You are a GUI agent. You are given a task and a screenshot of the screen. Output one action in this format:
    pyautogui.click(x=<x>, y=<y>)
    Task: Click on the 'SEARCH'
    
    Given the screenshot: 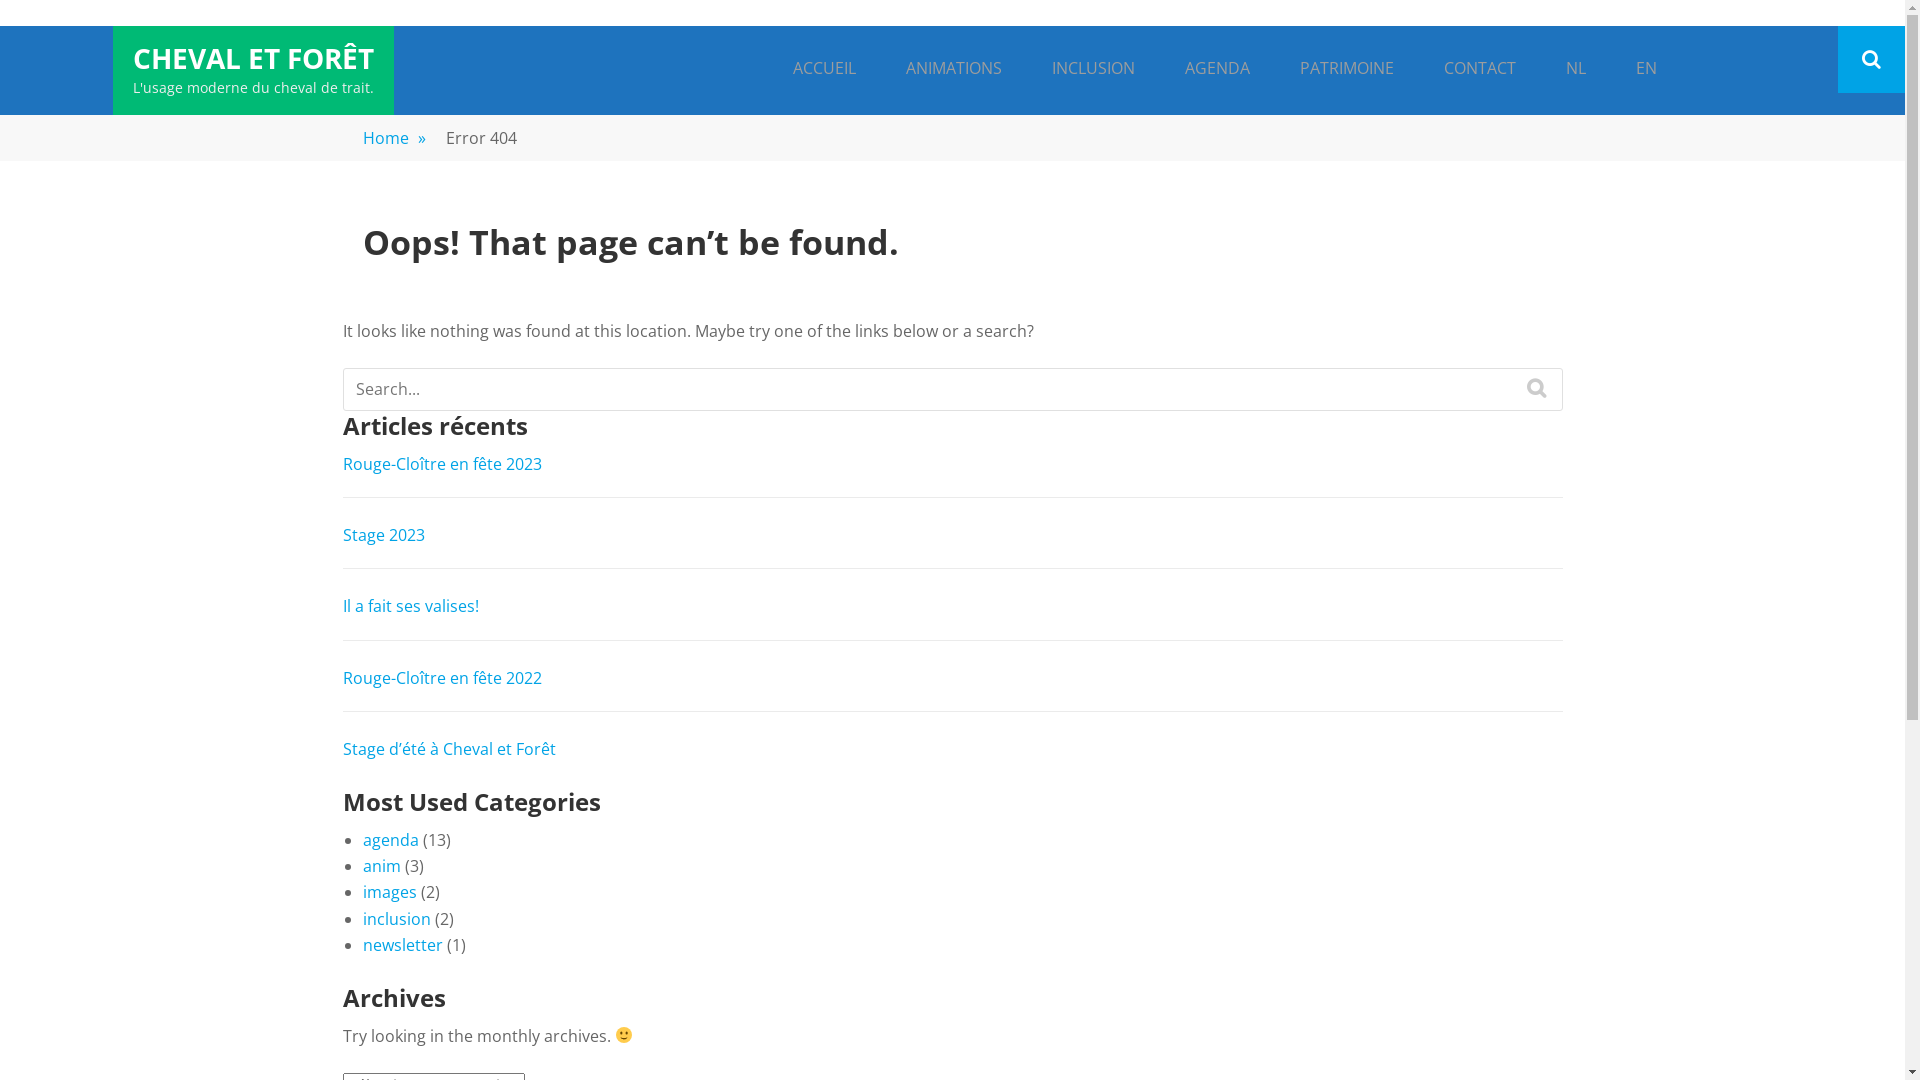 What is the action you would take?
    pyautogui.click(x=1535, y=388)
    